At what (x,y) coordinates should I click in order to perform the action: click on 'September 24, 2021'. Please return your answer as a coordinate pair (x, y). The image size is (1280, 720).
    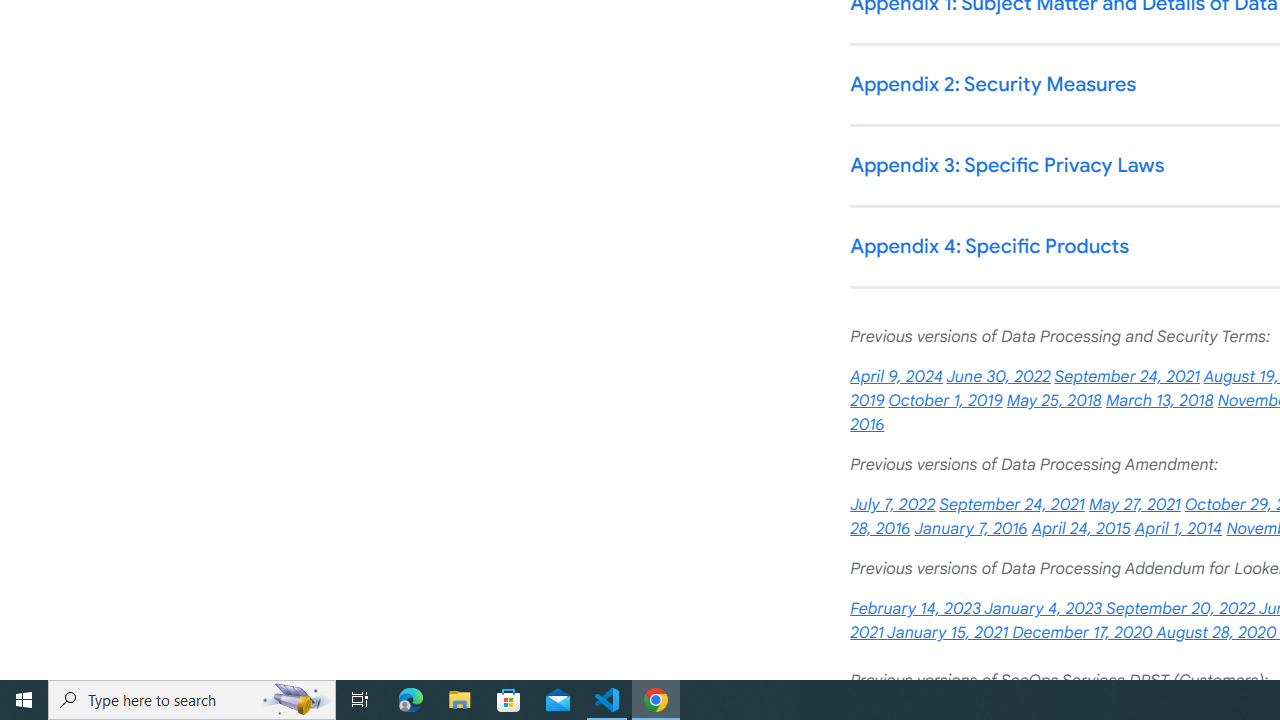
    Looking at the image, I should click on (1012, 504).